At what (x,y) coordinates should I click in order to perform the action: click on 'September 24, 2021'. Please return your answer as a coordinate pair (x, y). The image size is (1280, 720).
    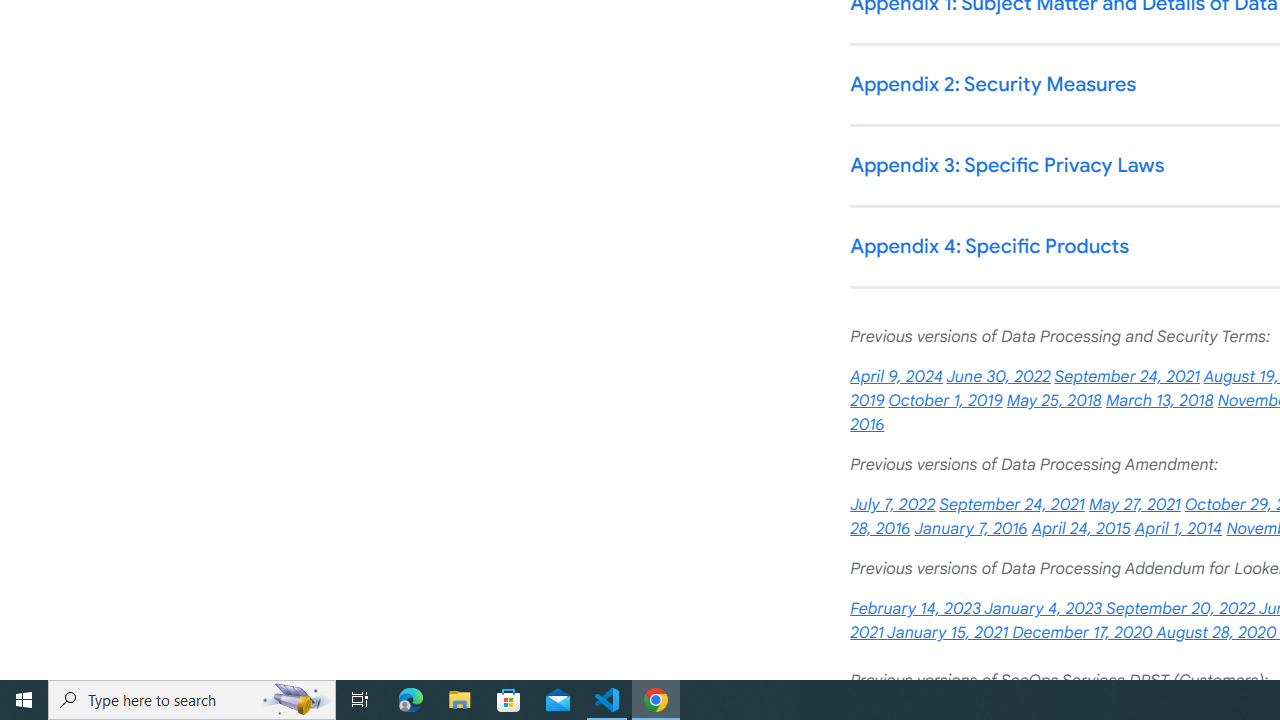
    Looking at the image, I should click on (1012, 504).